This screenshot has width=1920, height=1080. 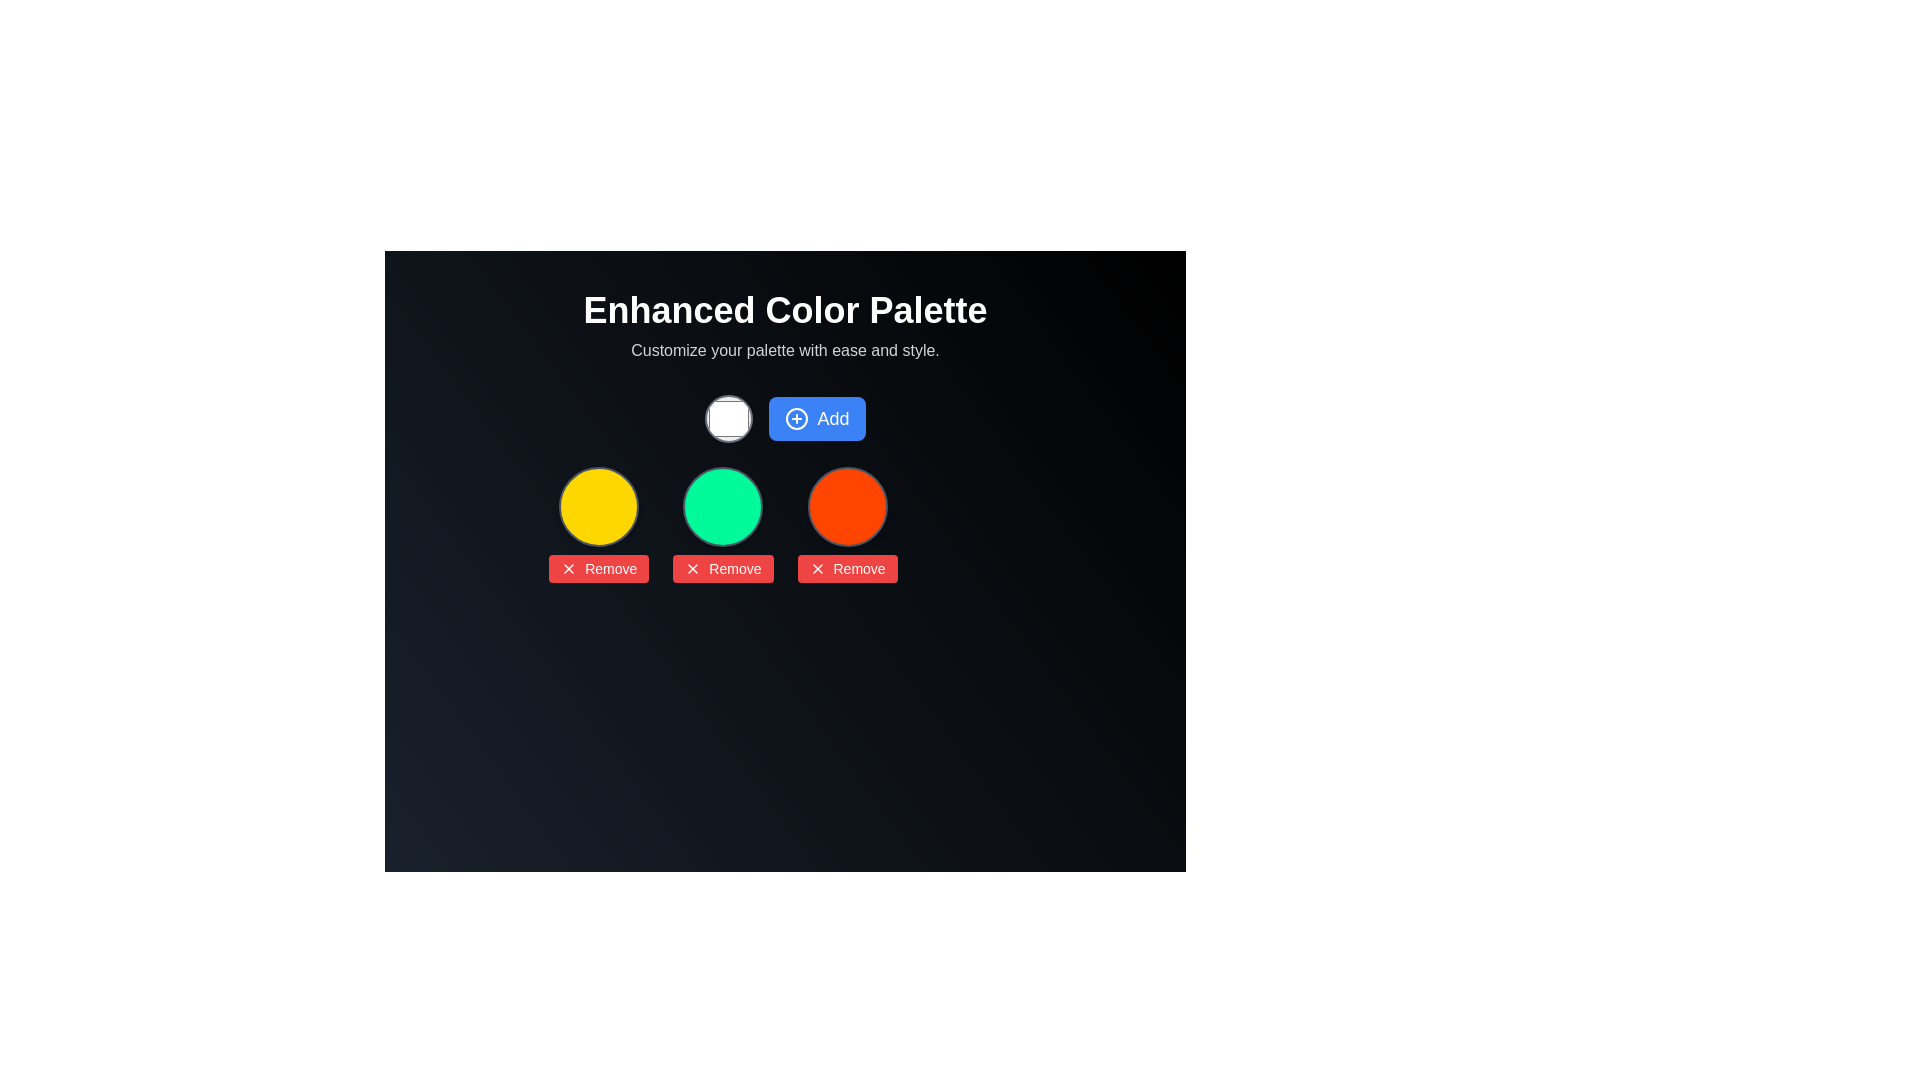 I want to click on the graphical icon resembling a circle with a plus sign, which is part of the blue 'Add' button located below the title 'Enhanced Color Palette', so click(x=796, y=418).